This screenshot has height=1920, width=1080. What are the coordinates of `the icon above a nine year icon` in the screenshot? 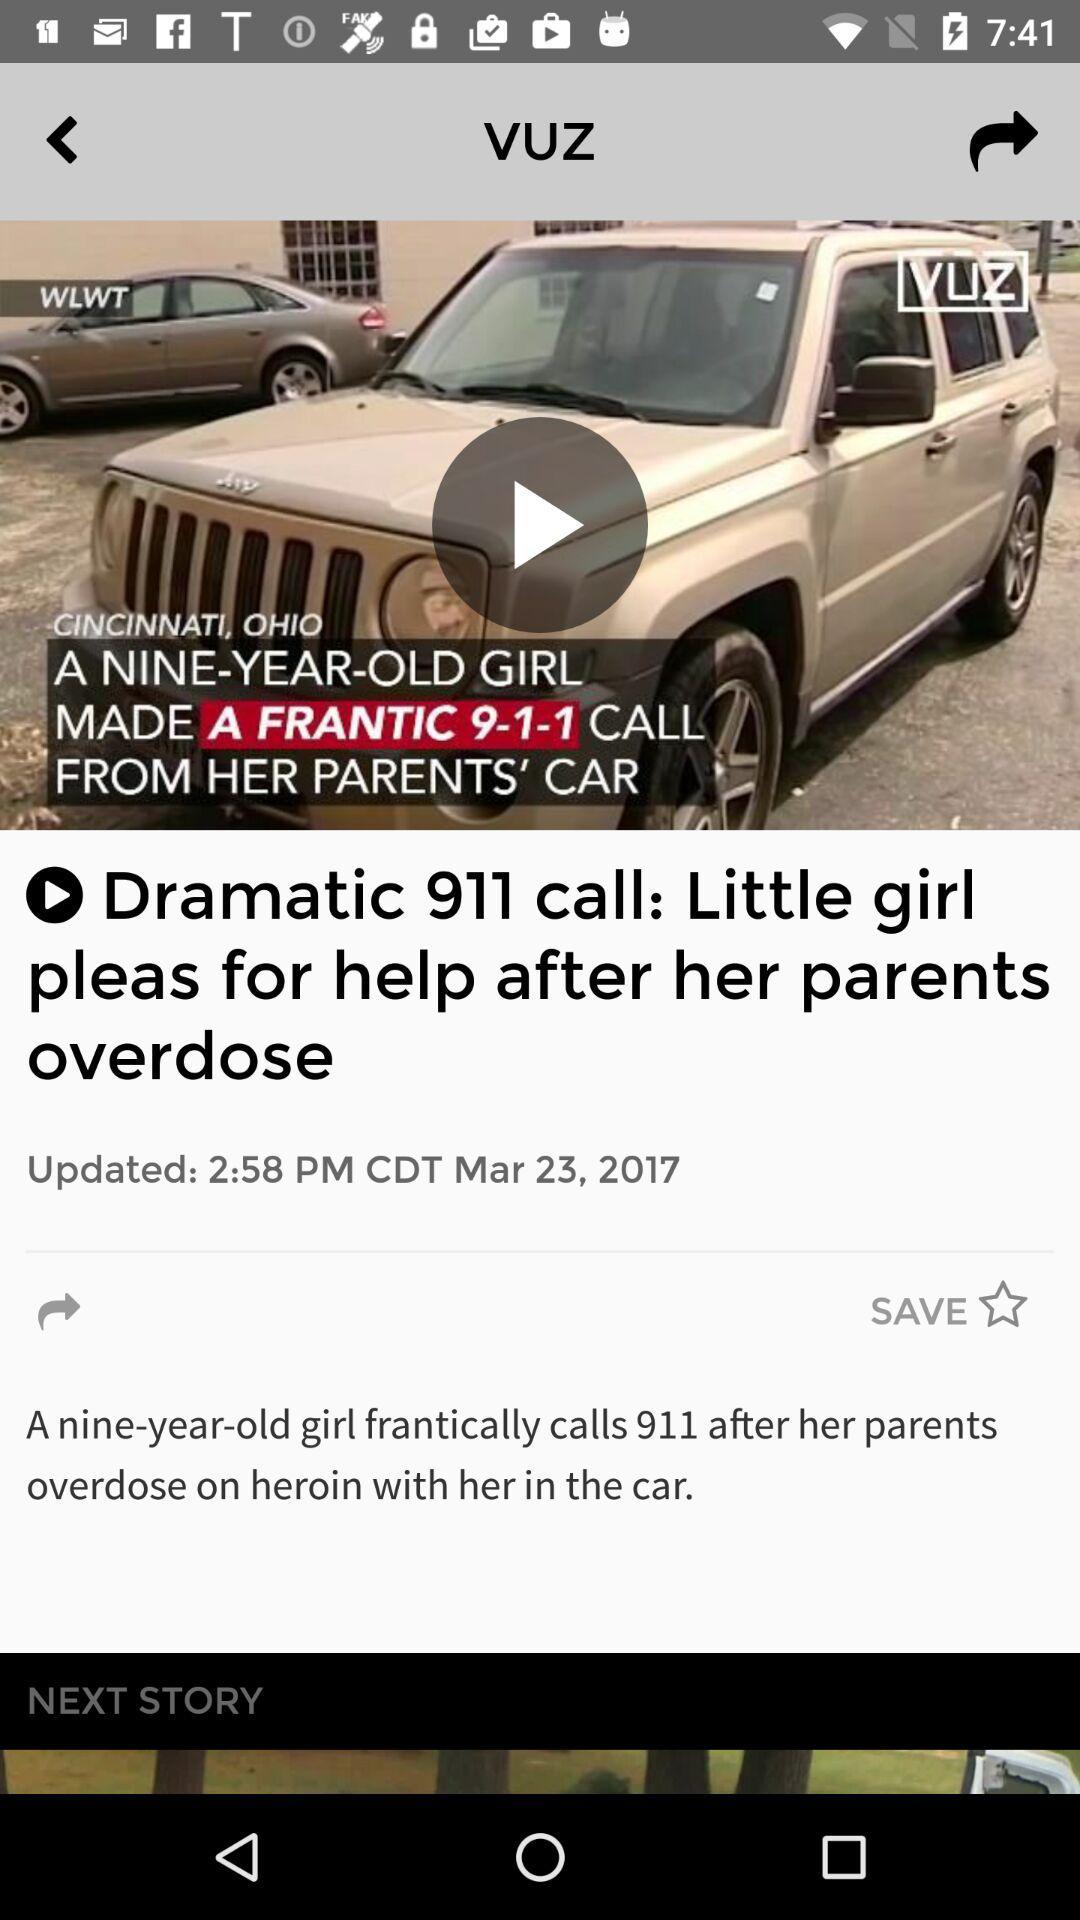 It's located at (919, 1312).